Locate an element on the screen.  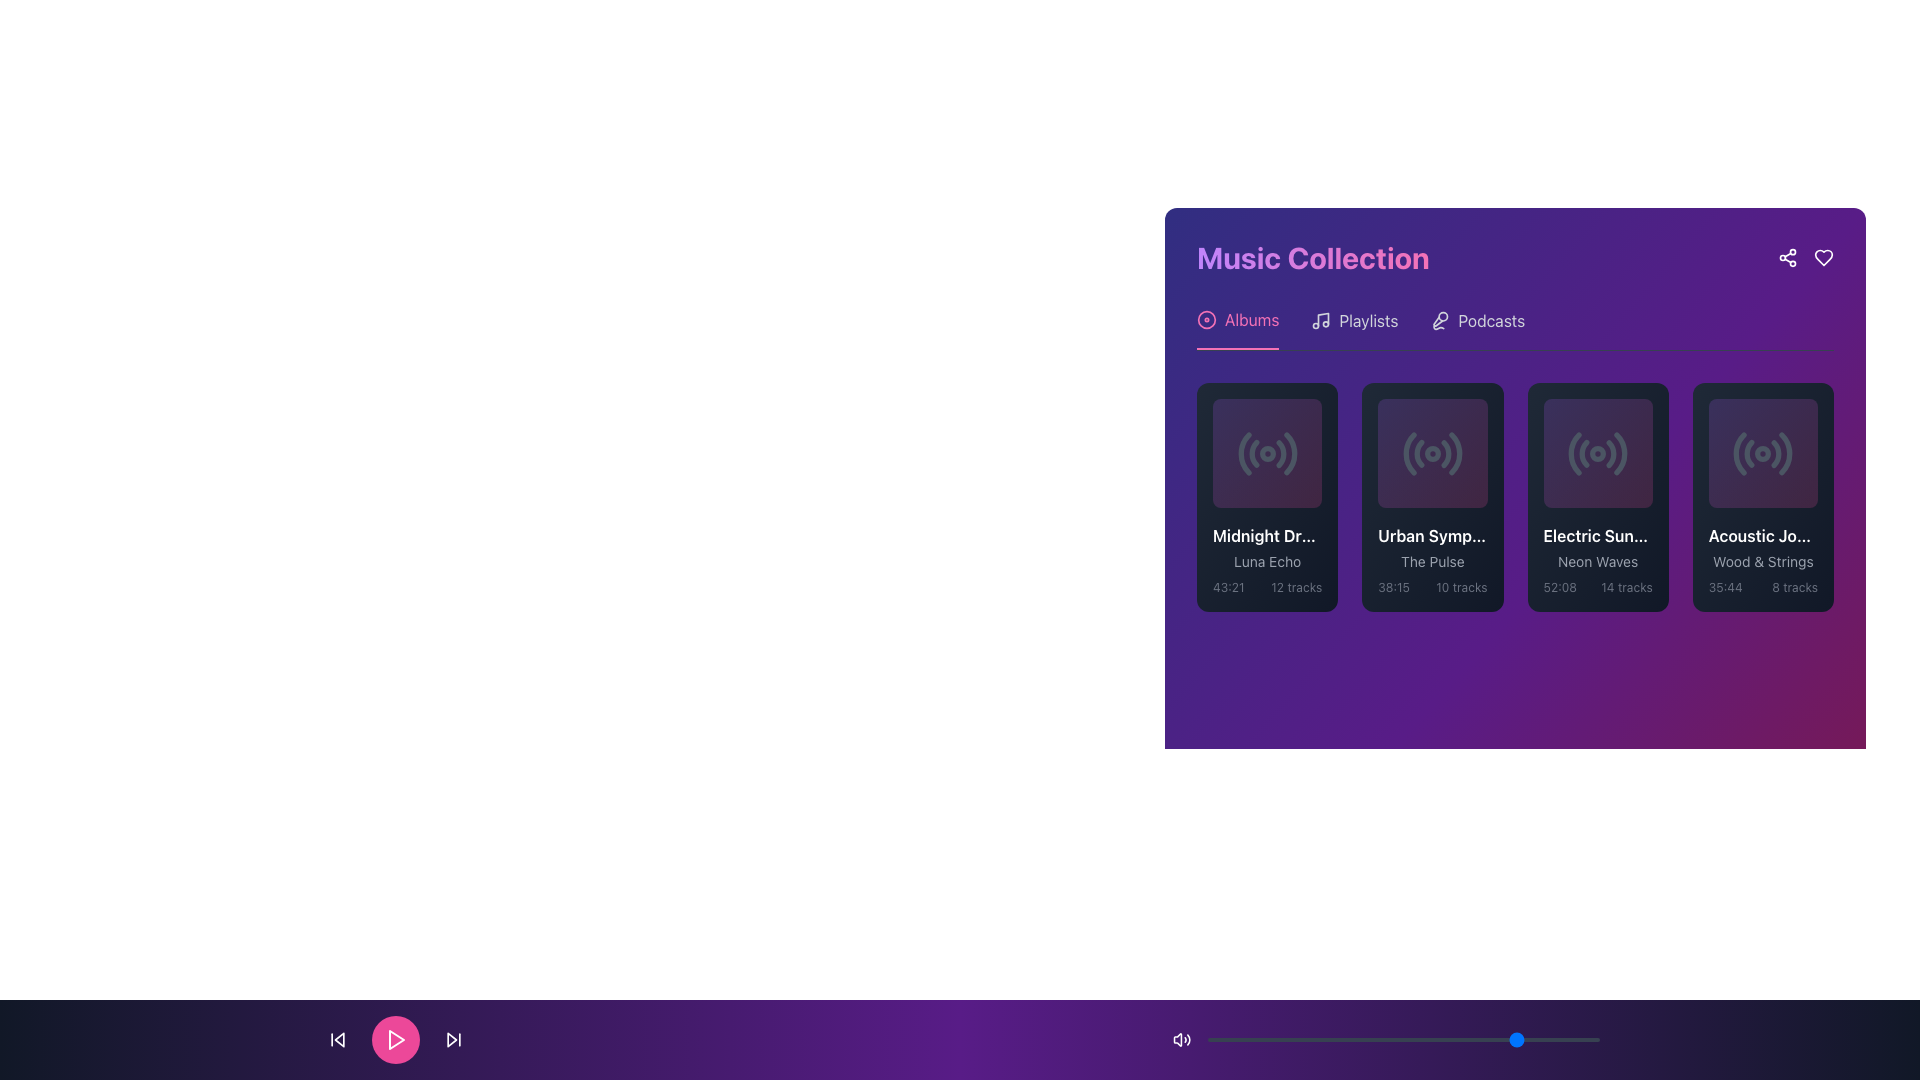
the slider value is located at coordinates (1261, 1039).